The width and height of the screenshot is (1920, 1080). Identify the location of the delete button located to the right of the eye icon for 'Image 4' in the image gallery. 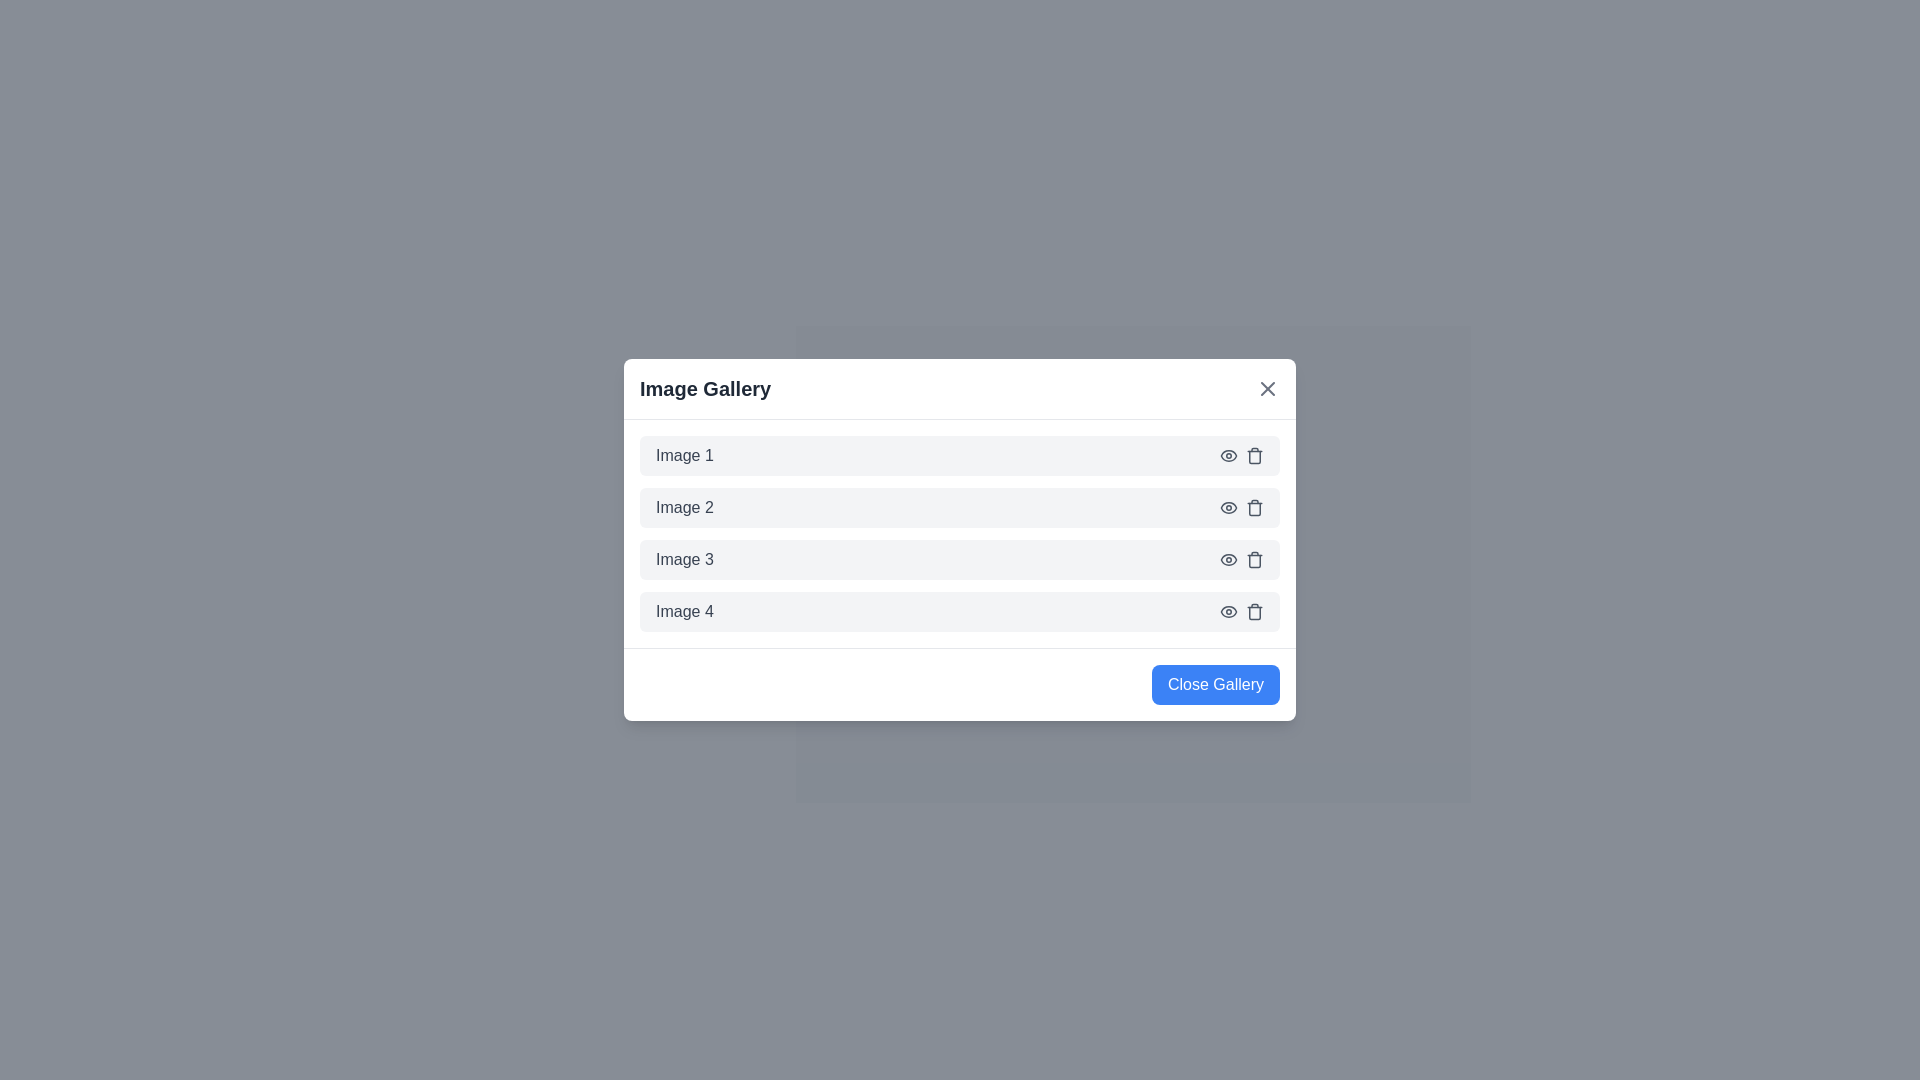
(1253, 611).